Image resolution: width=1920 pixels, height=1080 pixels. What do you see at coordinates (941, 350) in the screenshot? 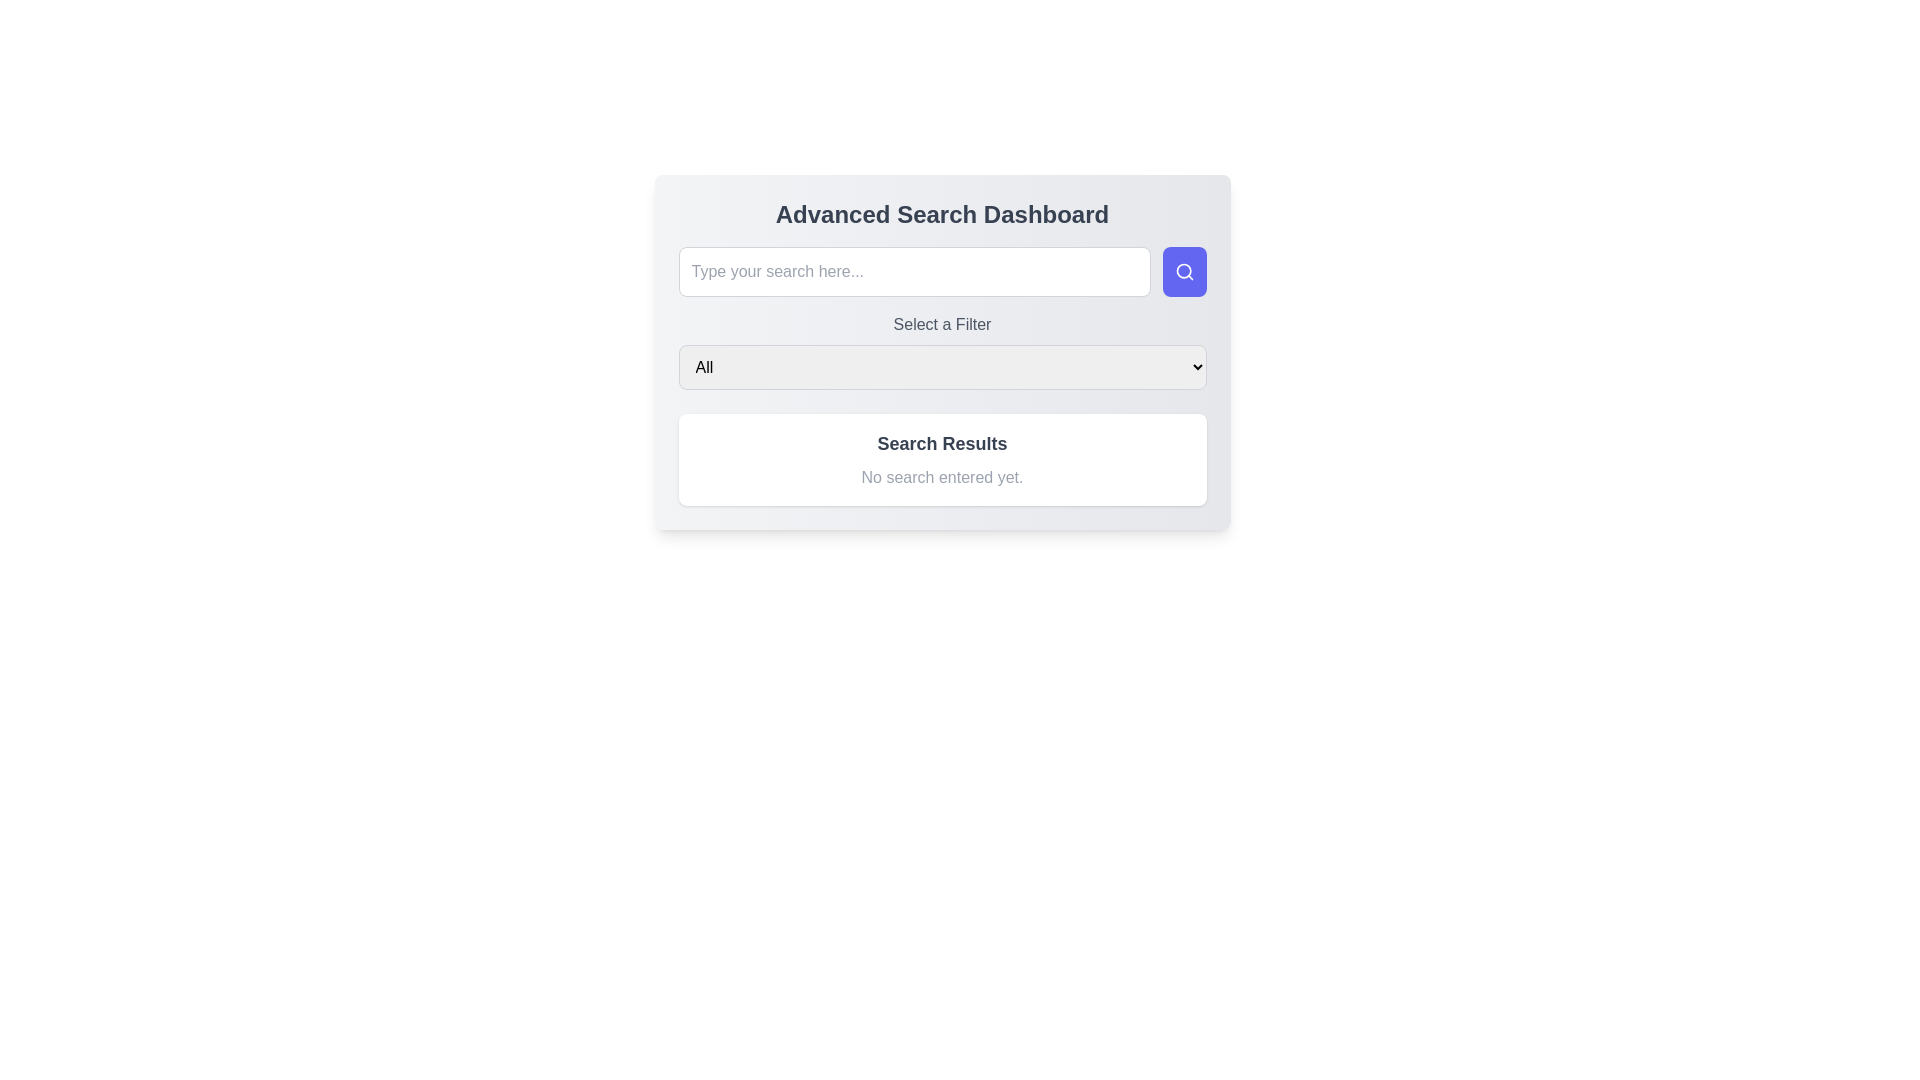
I see `the 'Select a Filter' dropdown menu` at bounding box center [941, 350].